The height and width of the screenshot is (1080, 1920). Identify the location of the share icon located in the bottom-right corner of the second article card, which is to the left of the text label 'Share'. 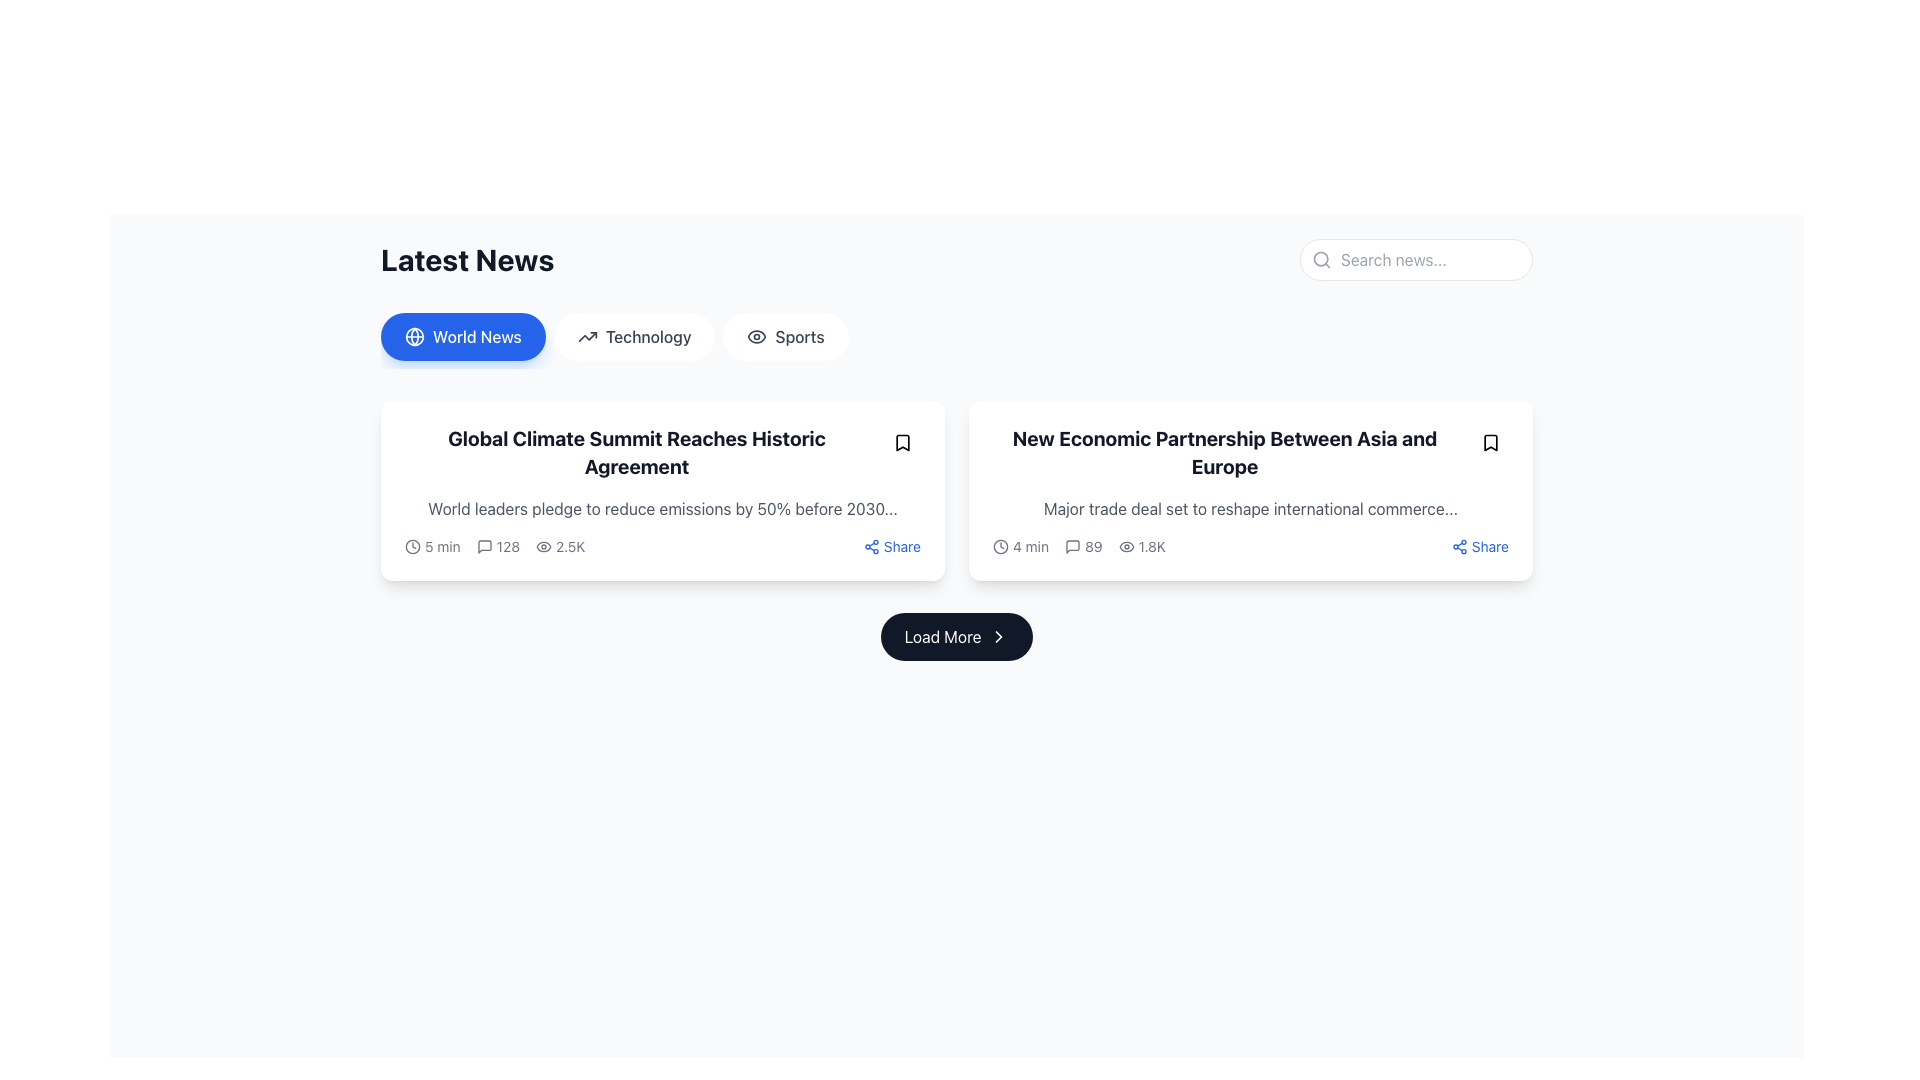
(1459, 547).